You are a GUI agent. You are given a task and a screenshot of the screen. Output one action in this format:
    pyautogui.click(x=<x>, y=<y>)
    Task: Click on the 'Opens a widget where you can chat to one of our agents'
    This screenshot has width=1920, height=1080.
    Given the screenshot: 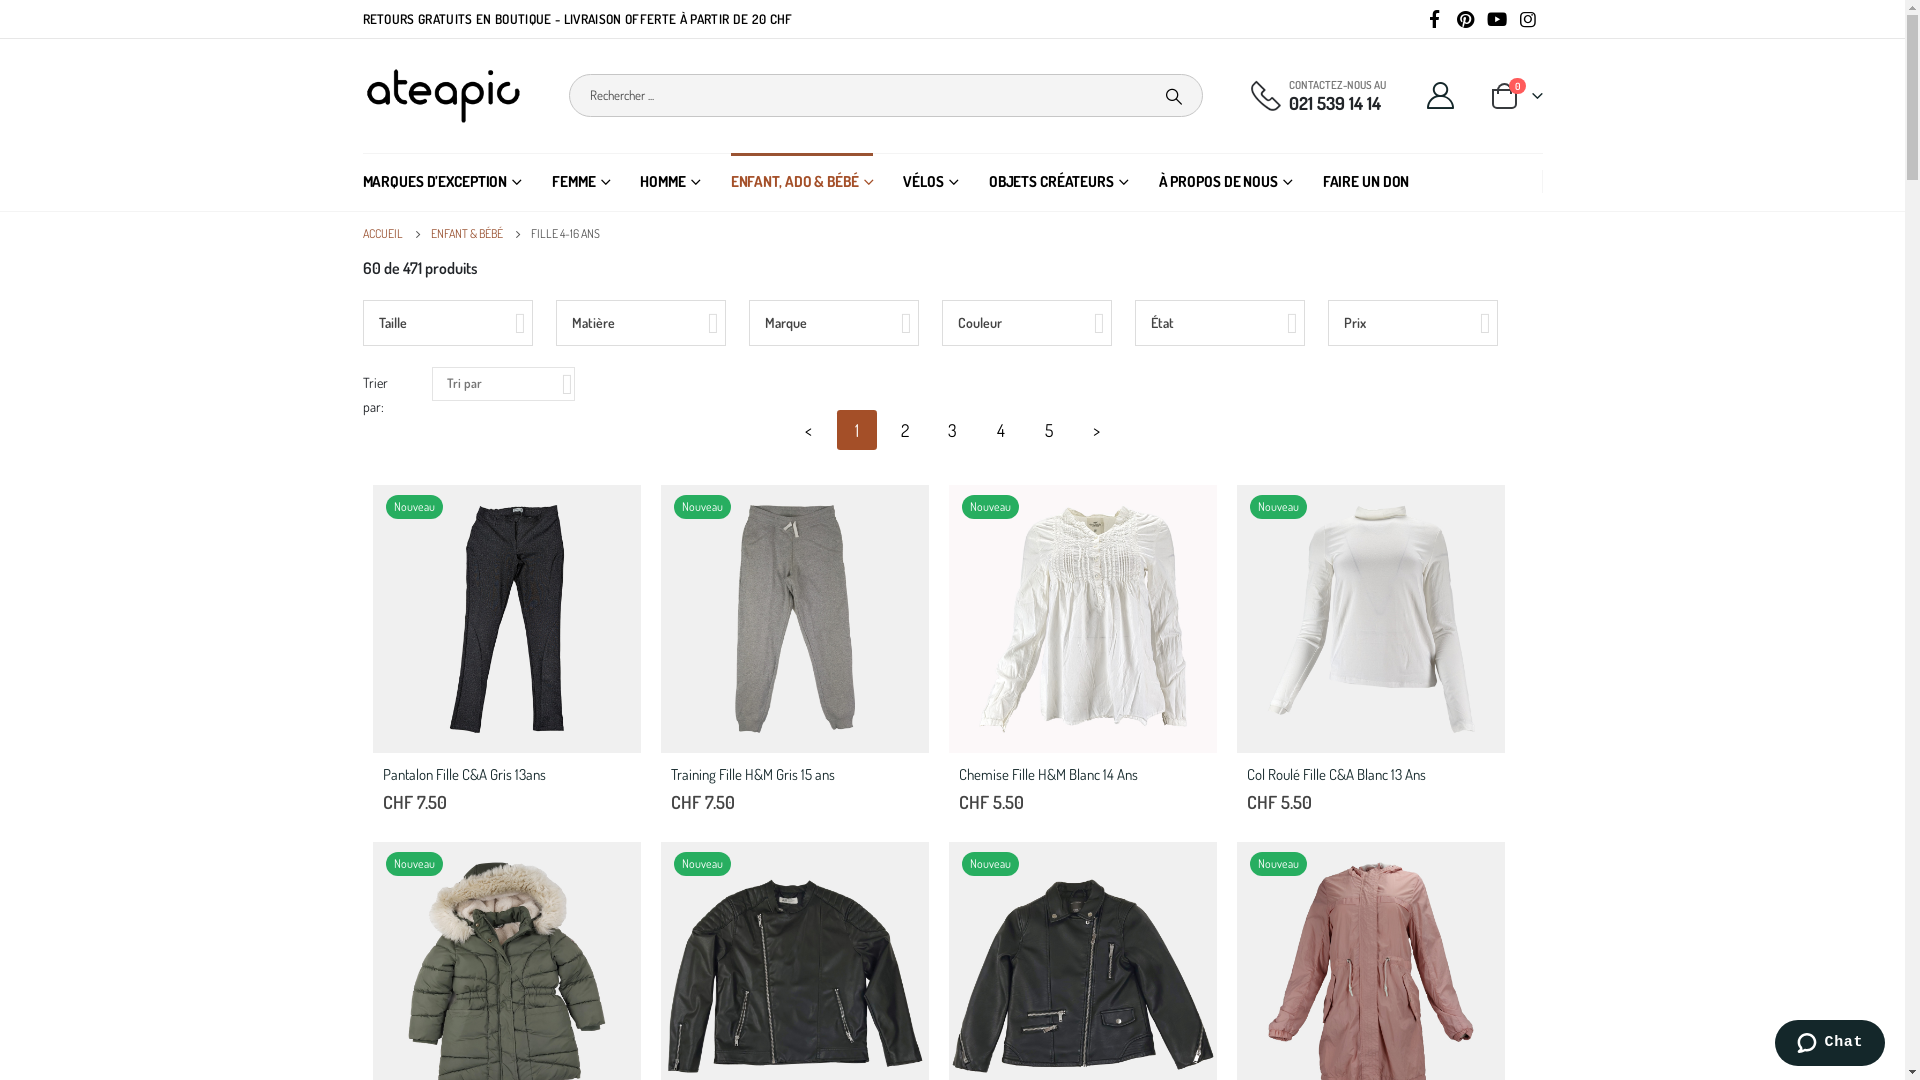 What is the action you would take?
    pyautogui.click(x=1829, y=1044)
    